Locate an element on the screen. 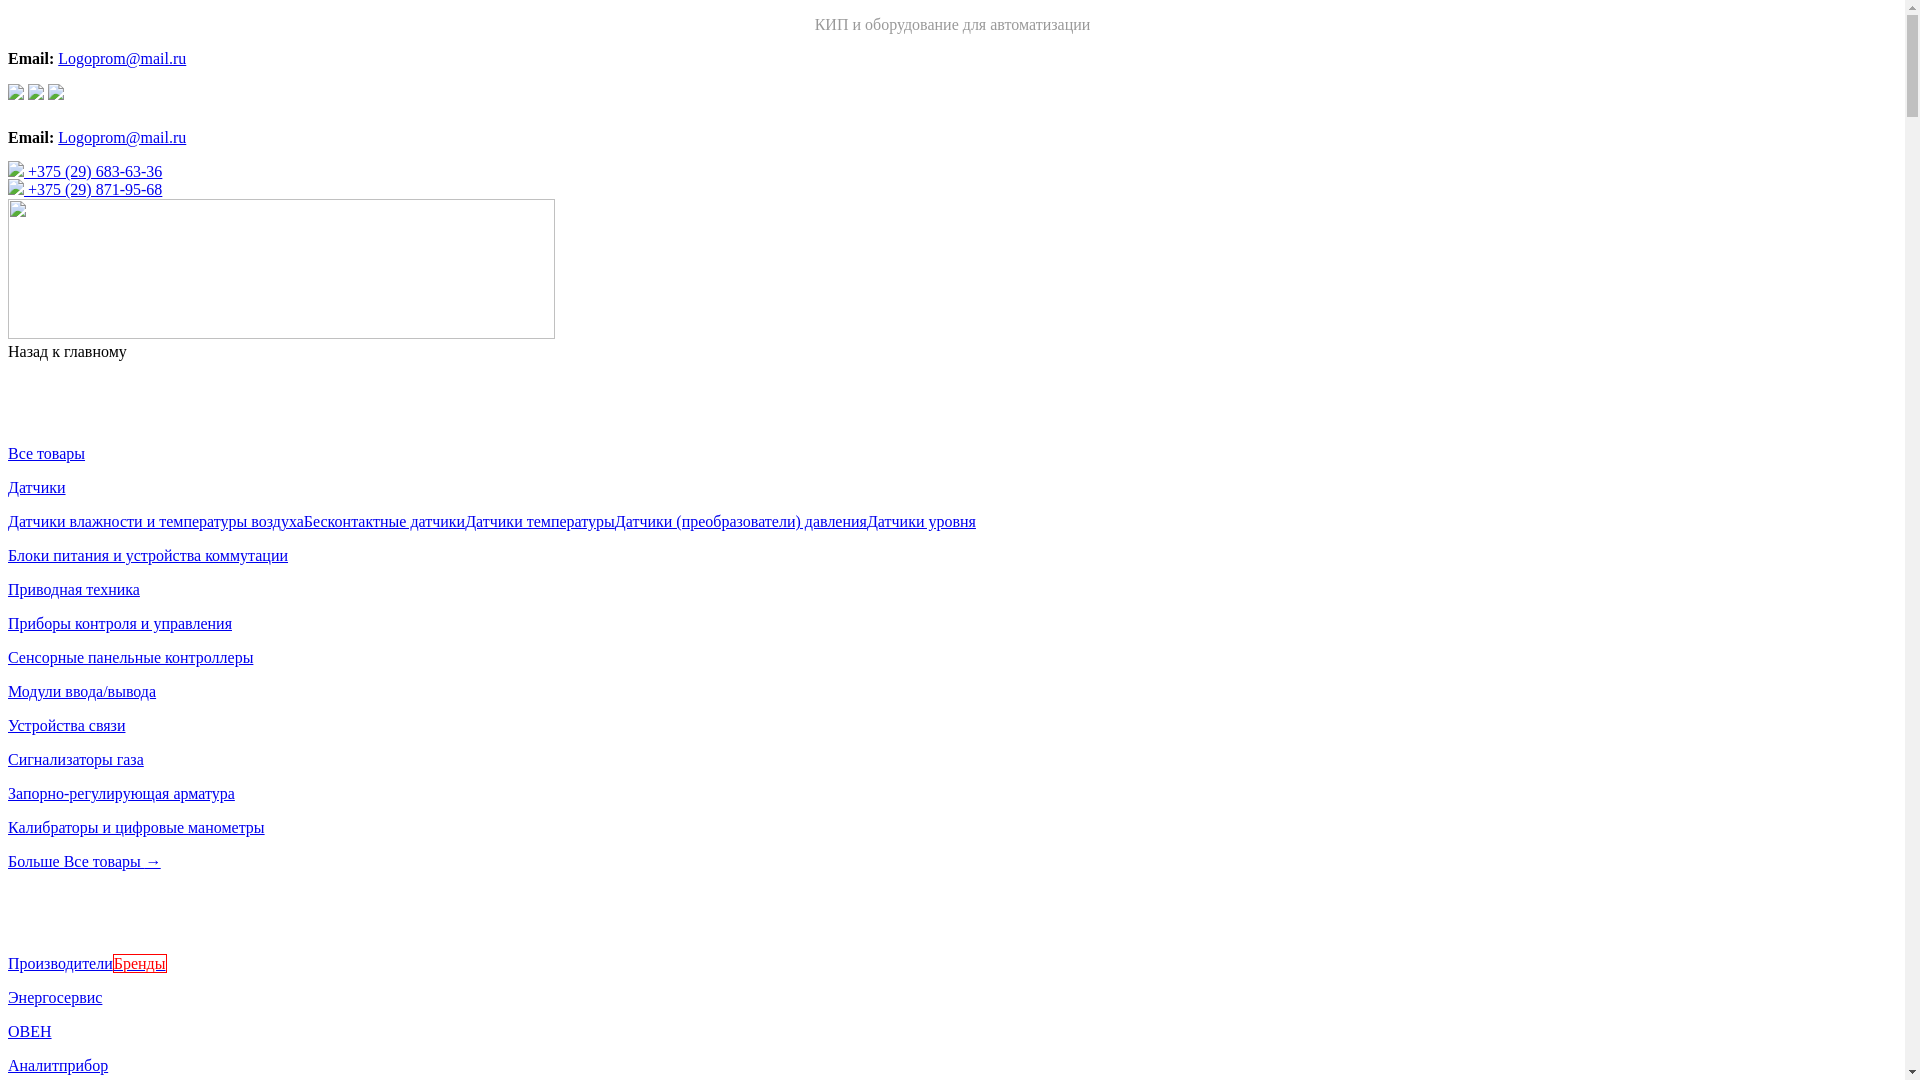 This screenshot has width=1920, height=1080. '+375 (29) 683-63-36' is located at coordinates (84, 170).